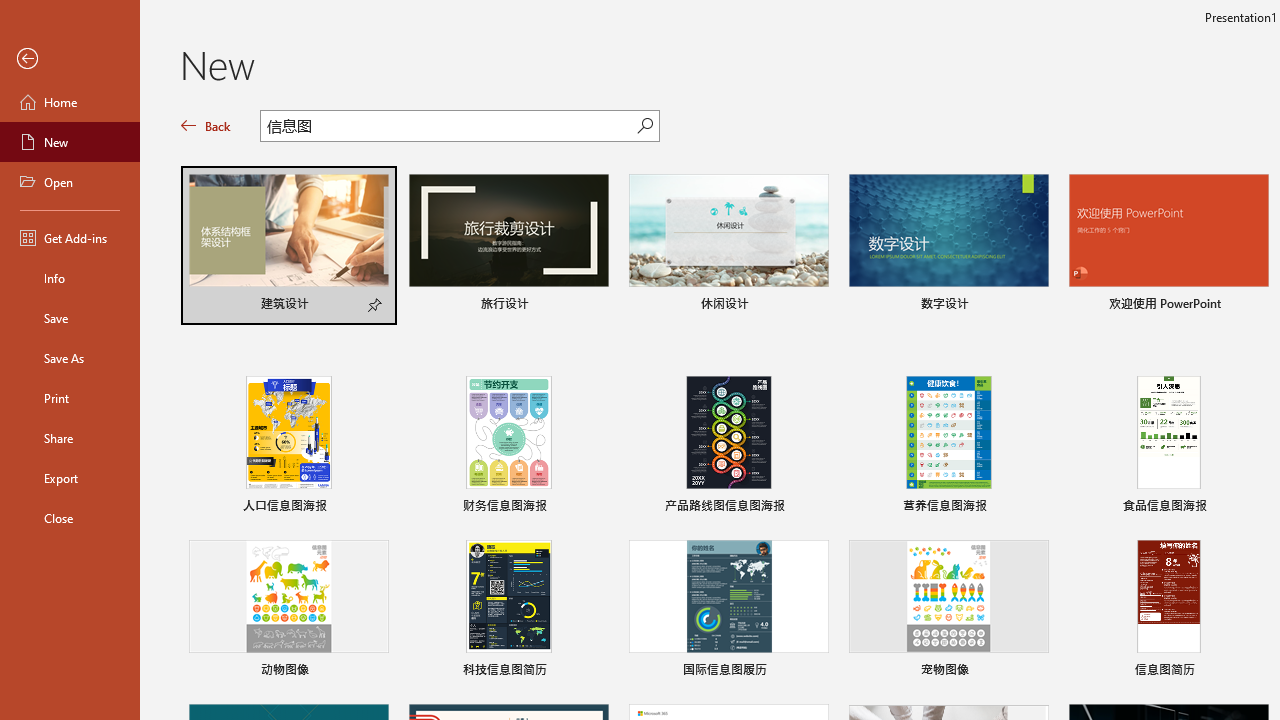 The image size is (1280, 720). I want to click on 'Info', so click(69, 277).